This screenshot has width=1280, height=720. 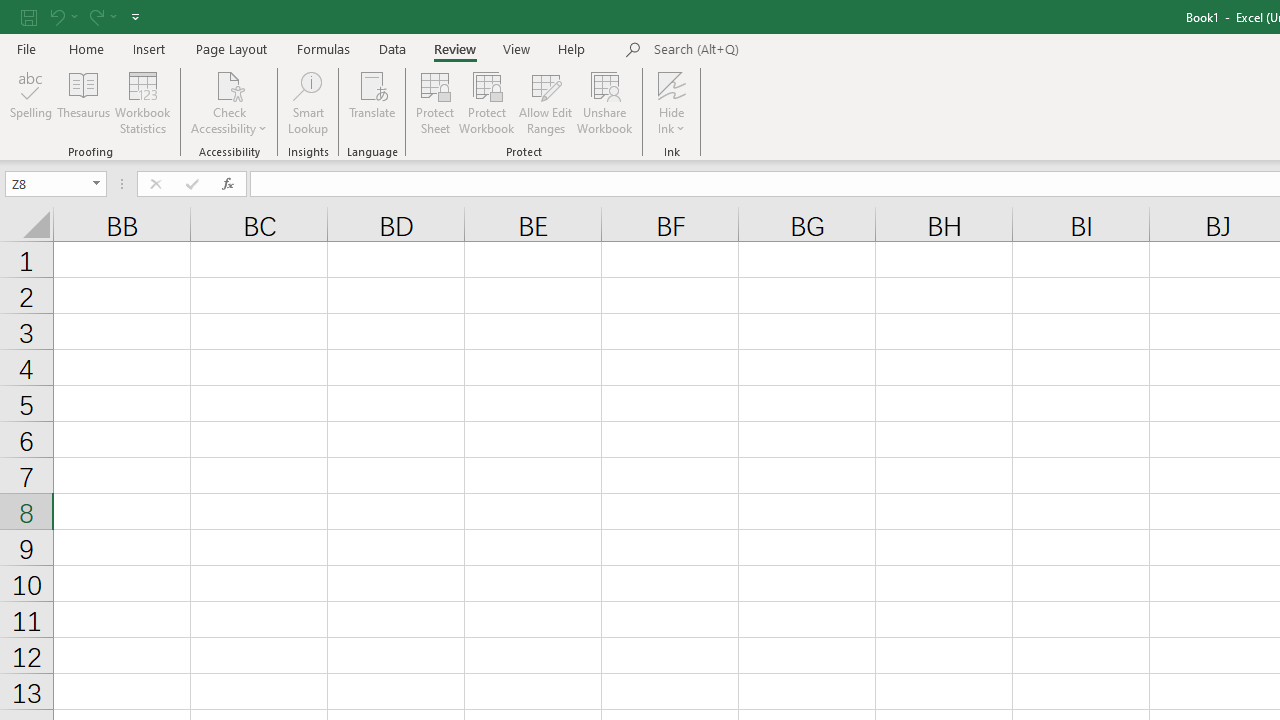 What do you see at coordinates (672, 84) in the screenshot?
I see `'Hide Ink'` at bounding box center [672, 84].